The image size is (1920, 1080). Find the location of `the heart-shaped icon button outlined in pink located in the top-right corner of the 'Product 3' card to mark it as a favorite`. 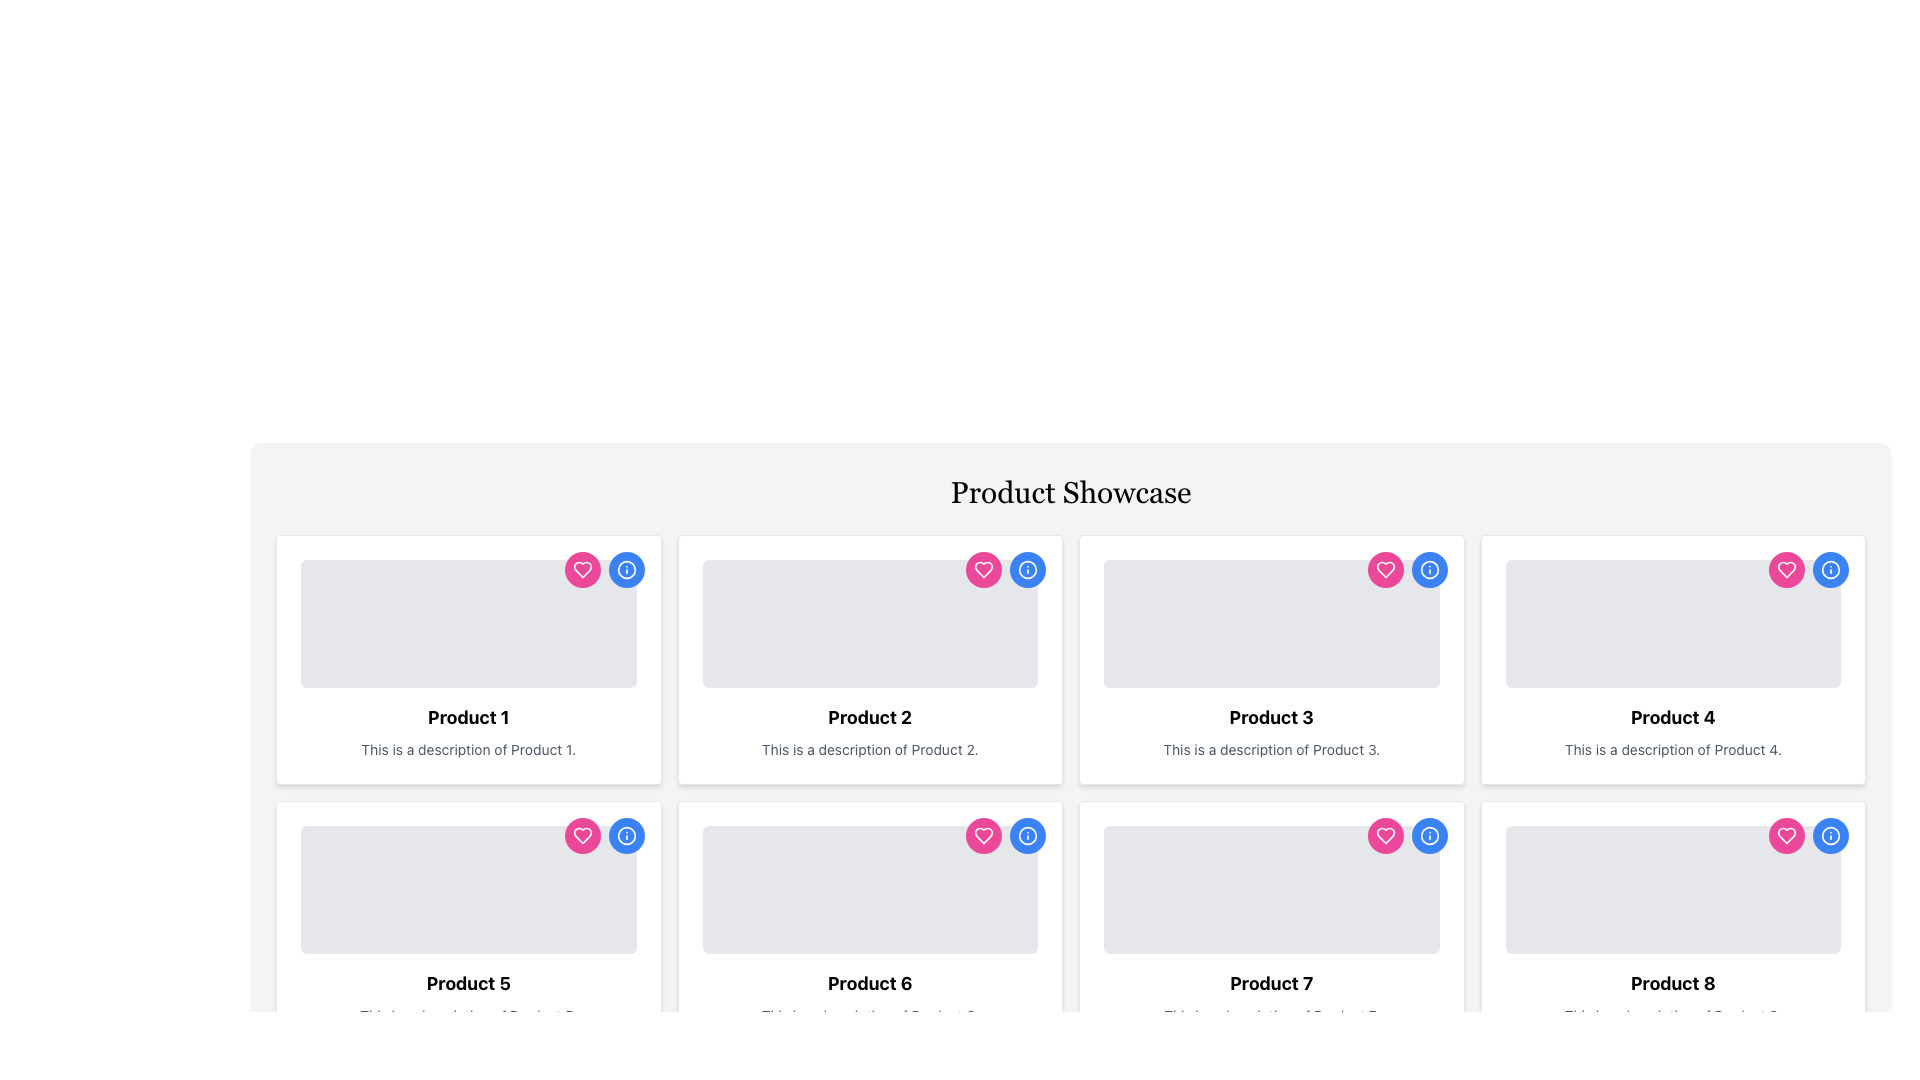

the heart-shaped icon button outlined in pink located in the top-right corner of the 'Product 3' card to mark it as a favorite is located at coordinates (1384, 836).